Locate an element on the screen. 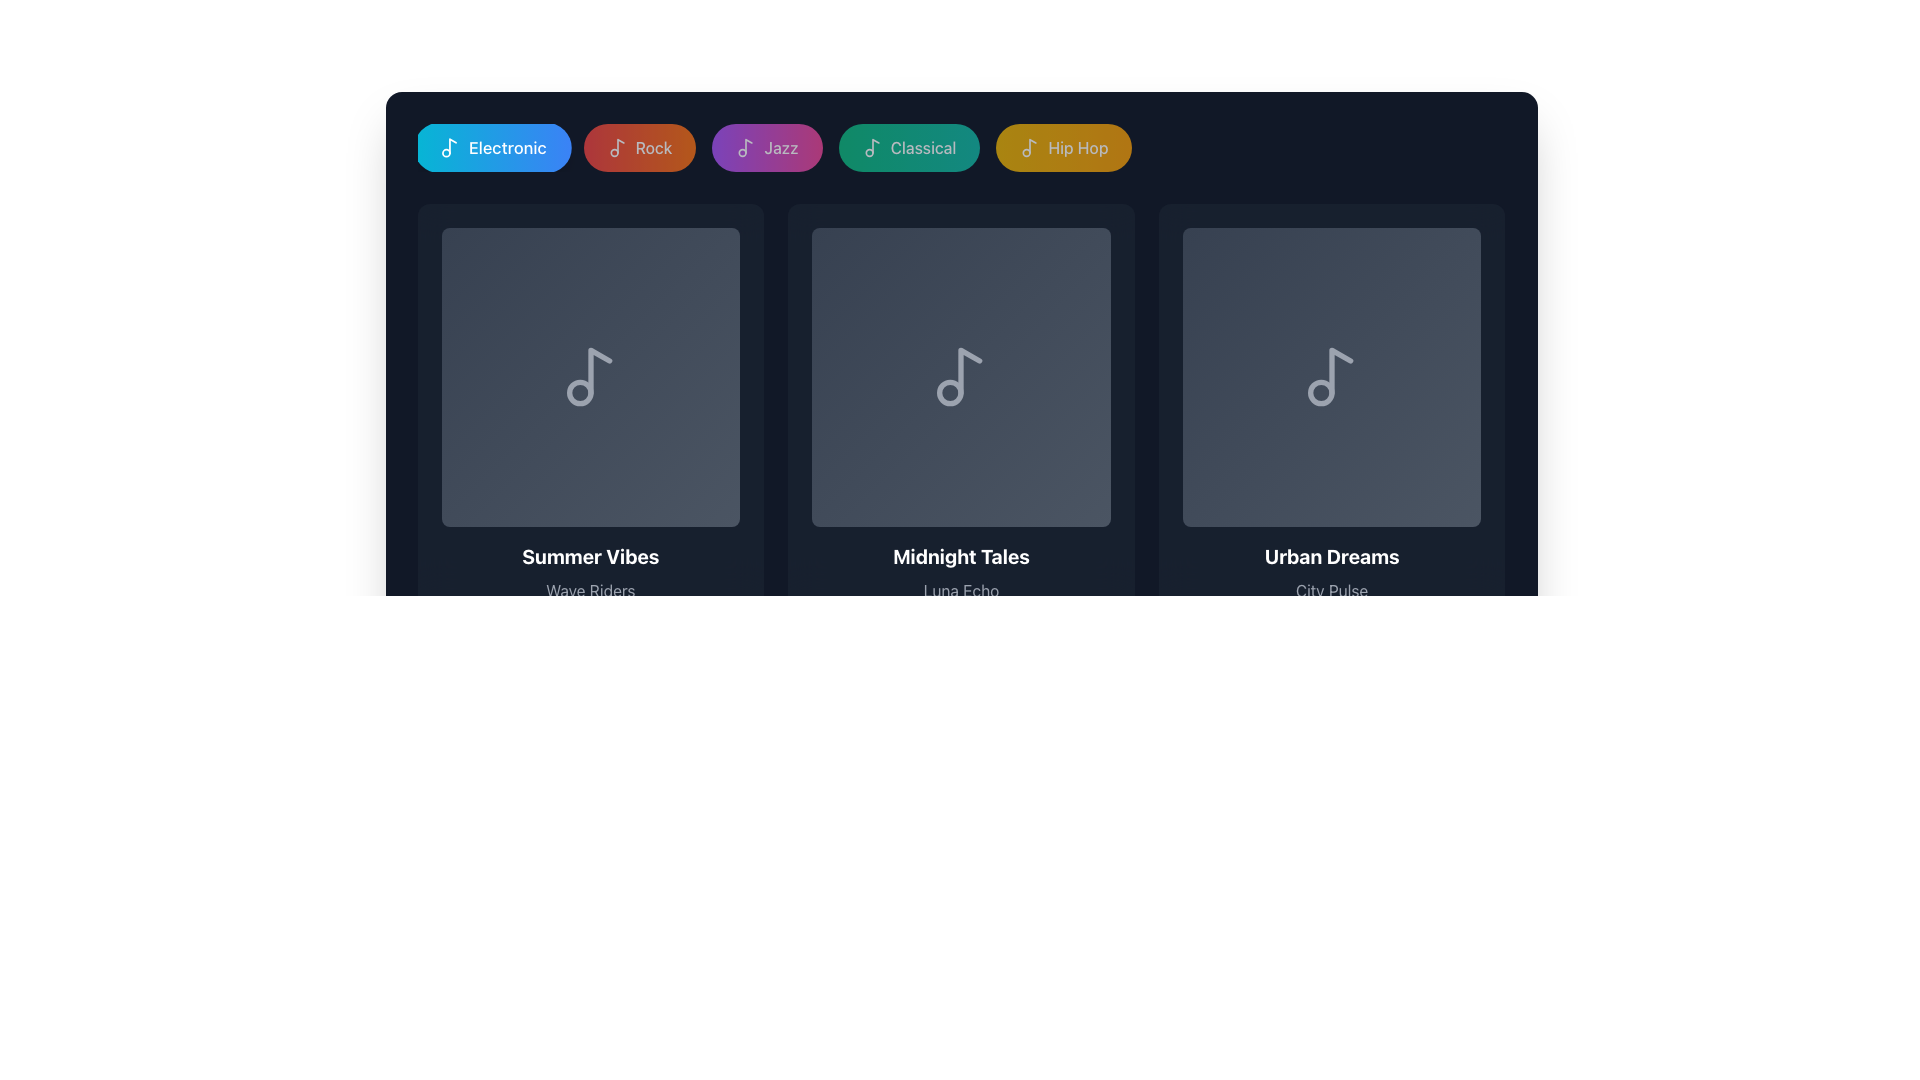 This screenshot has height=1080, width=1920. the 'City Pulse' text label, which is styled in gray and positioned below the 'Urban Dreams' title, to check for any tooltip appearance is located at coordinates (1332, 589).